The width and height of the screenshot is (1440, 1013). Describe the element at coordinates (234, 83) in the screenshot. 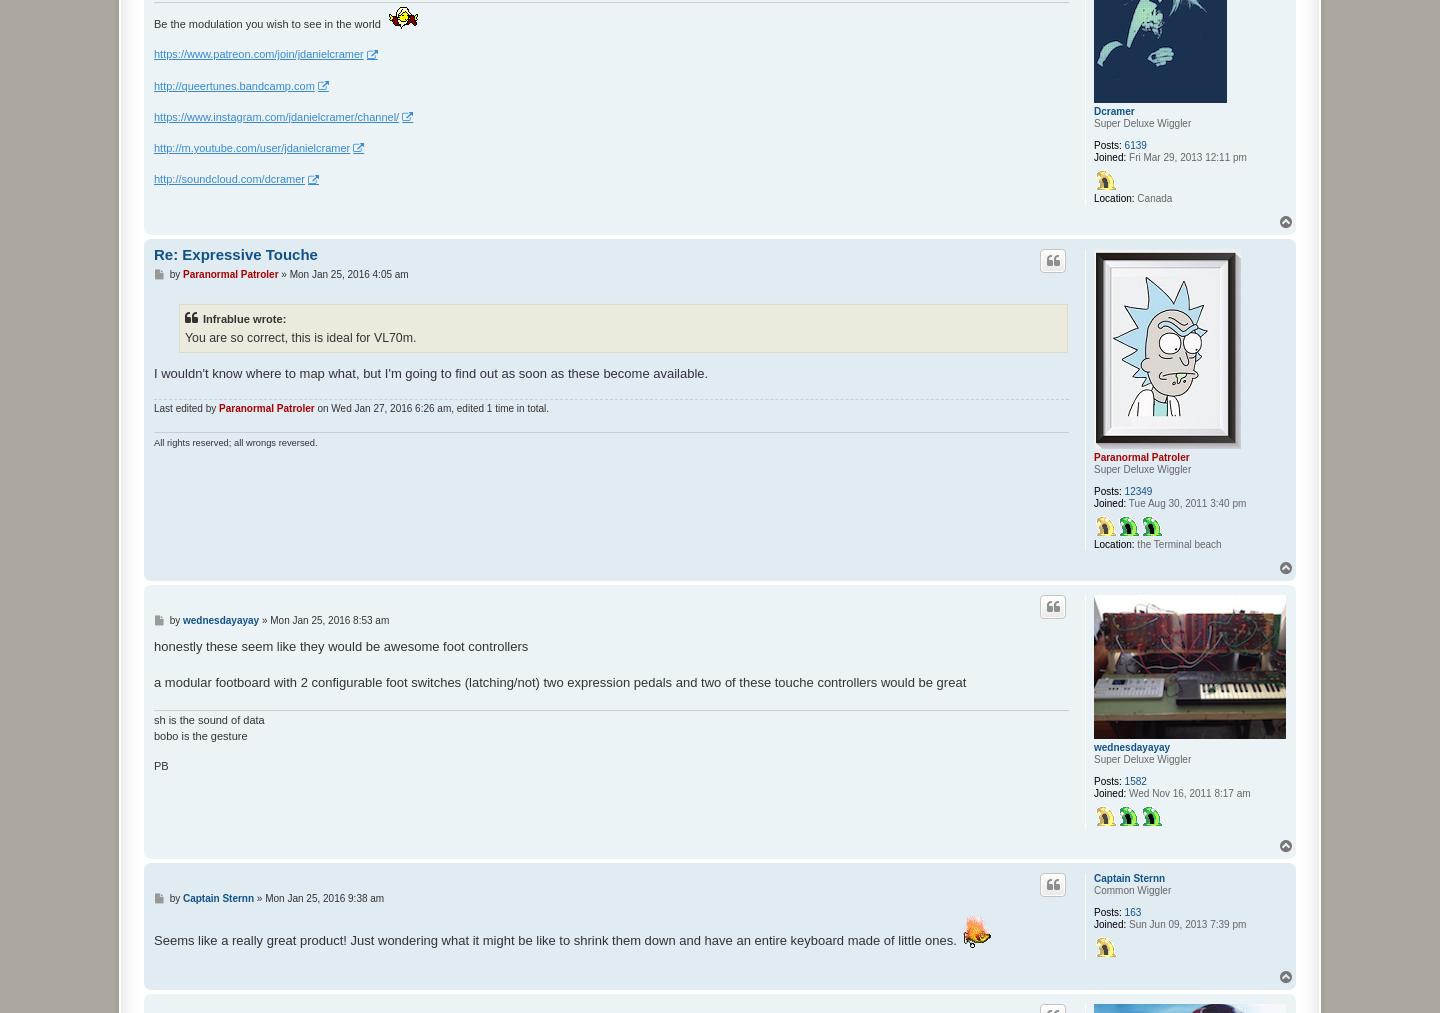

I see `'http://queertunes.bandcamp.com'` at that location.